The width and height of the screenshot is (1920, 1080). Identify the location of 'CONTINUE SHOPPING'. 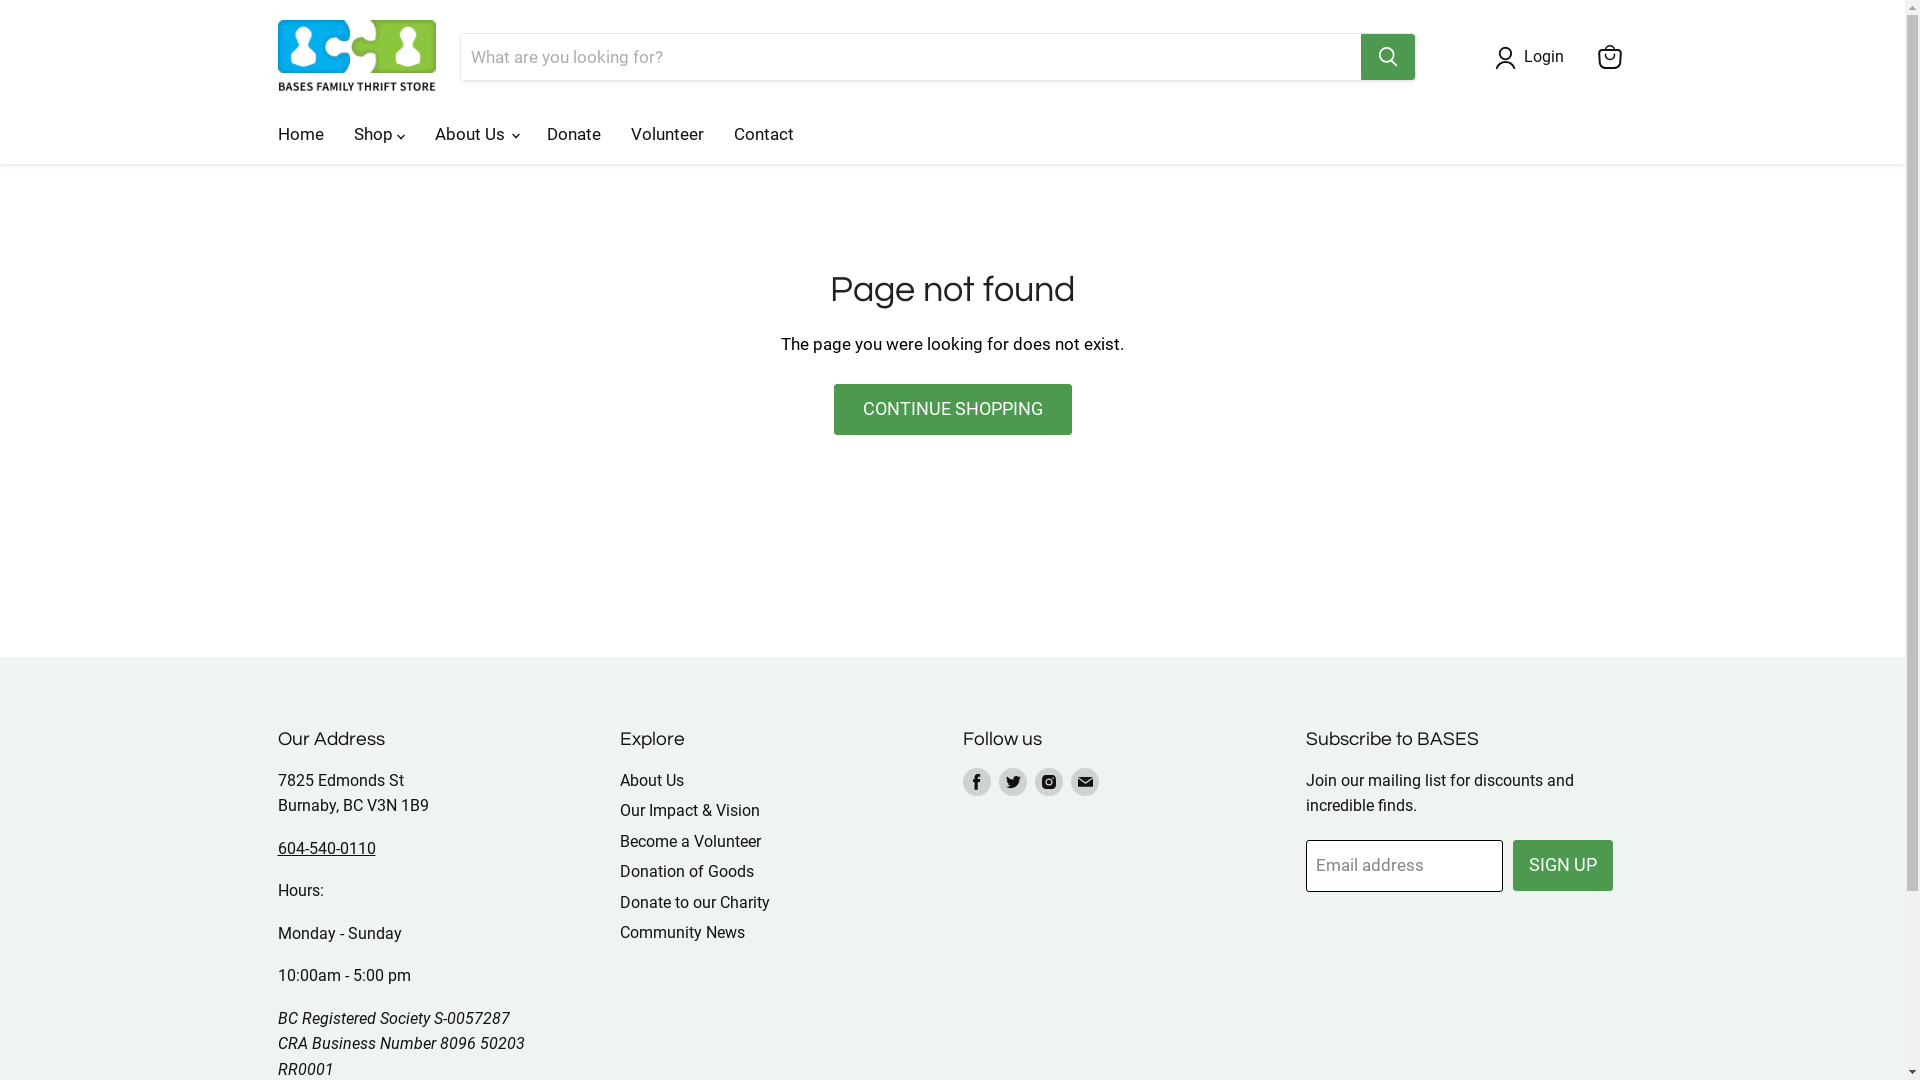
(834, 408).